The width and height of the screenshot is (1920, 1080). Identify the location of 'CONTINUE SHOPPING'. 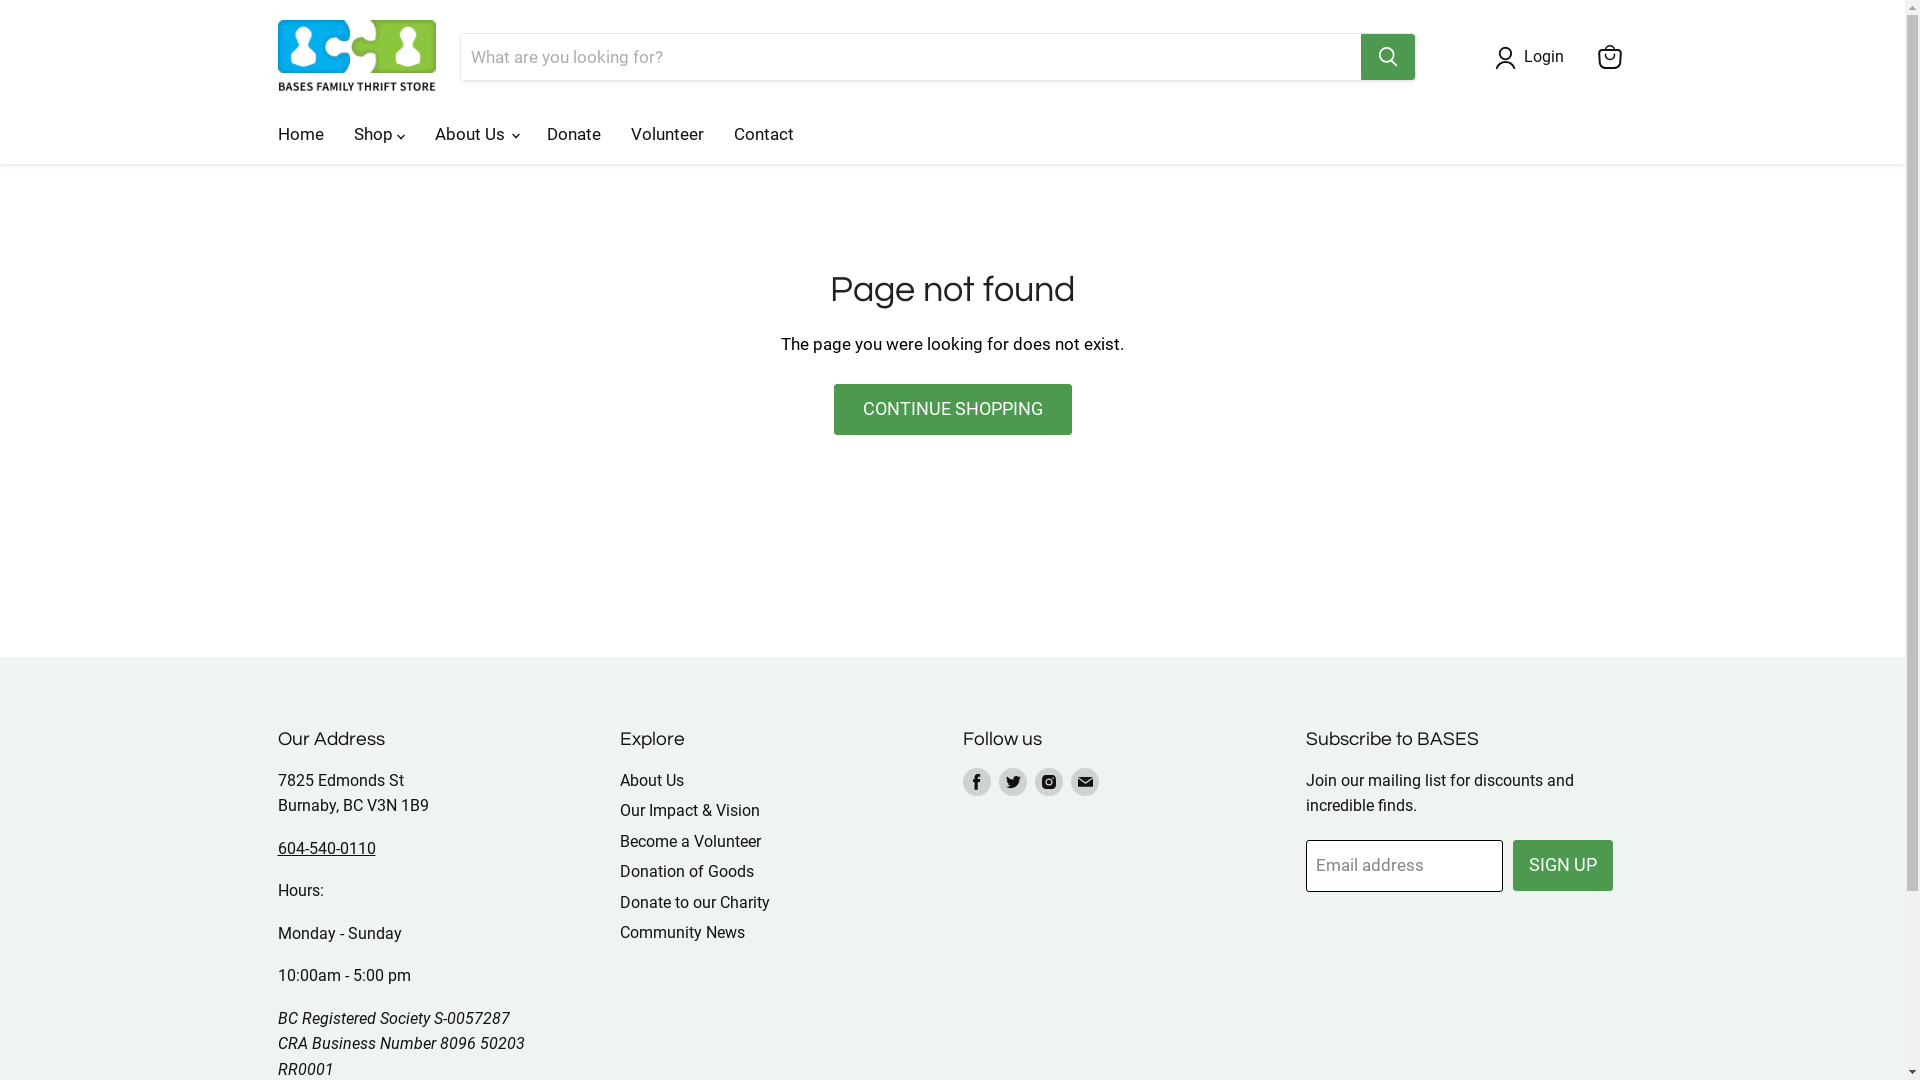
(834, 408).